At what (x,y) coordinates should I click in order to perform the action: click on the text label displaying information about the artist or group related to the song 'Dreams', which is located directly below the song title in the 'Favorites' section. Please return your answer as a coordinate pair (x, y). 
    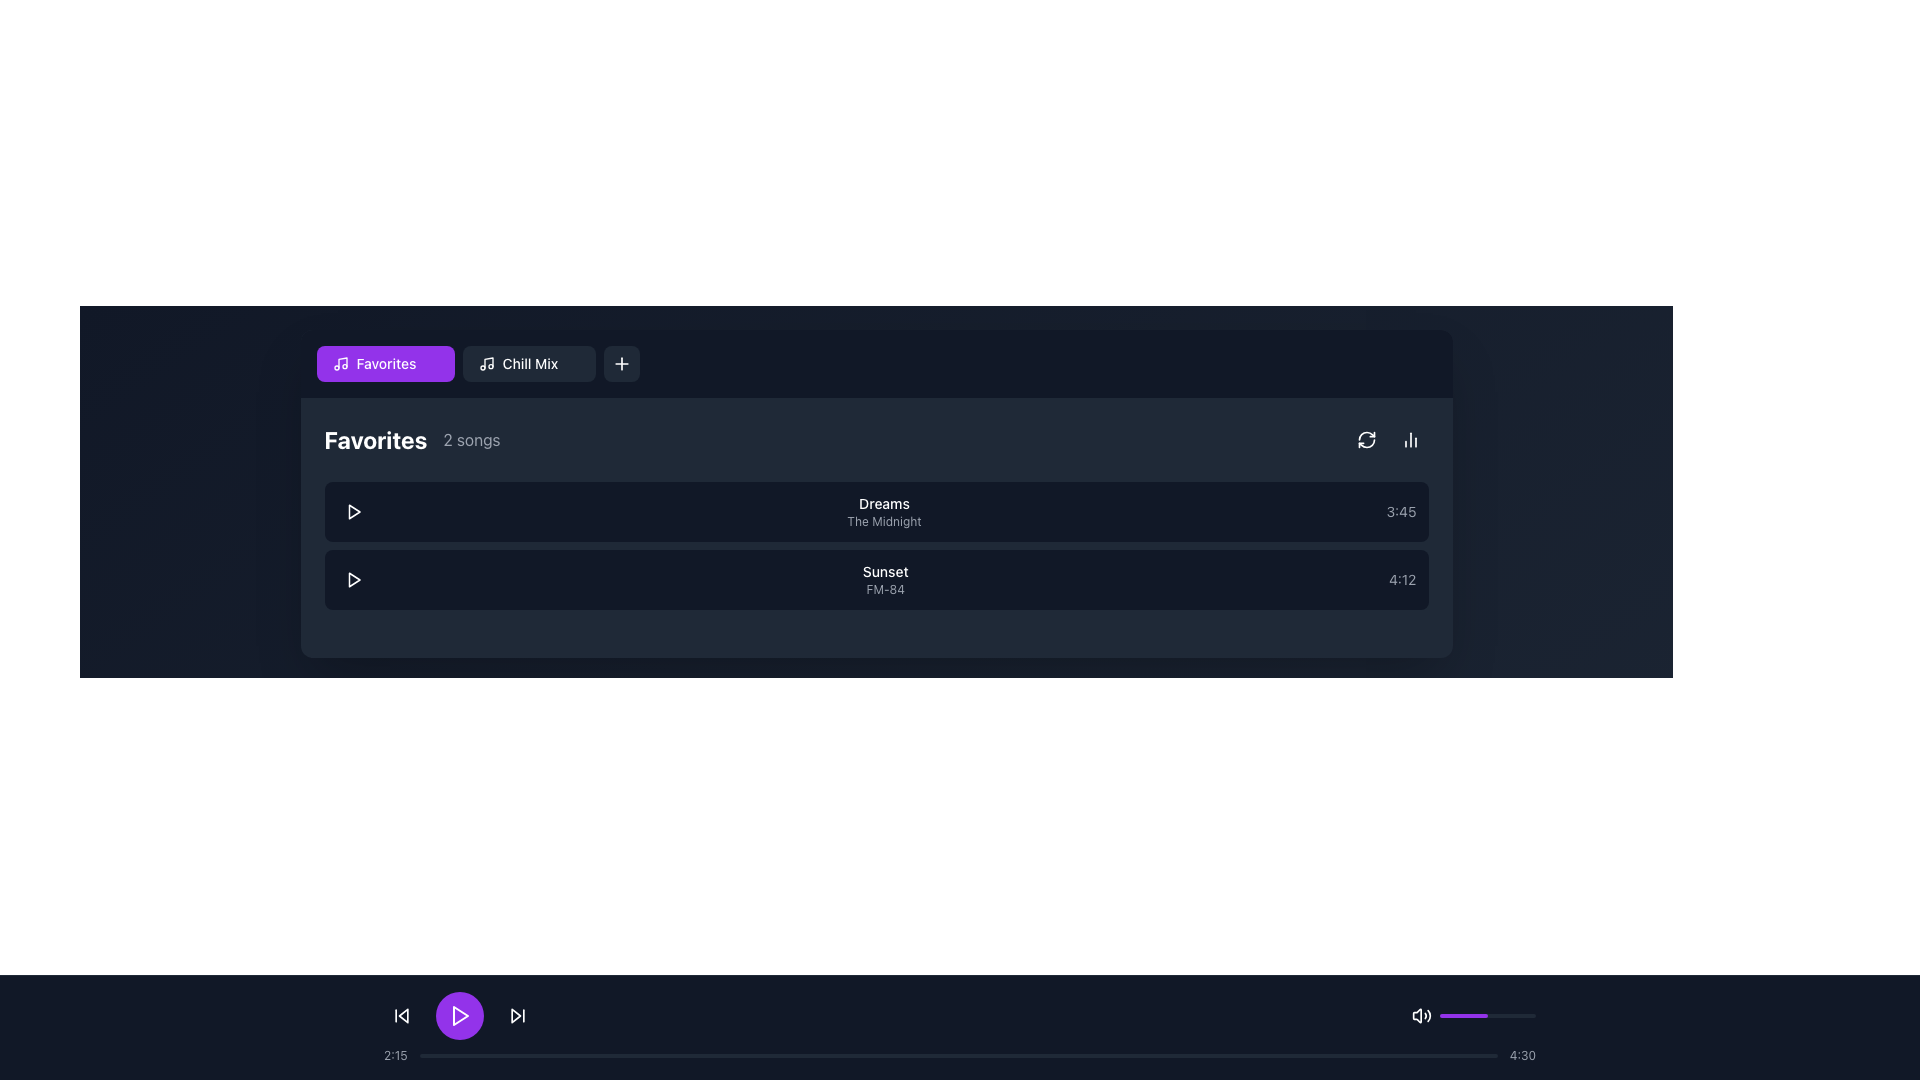
    Looking at the image, I should click on (883, 520).